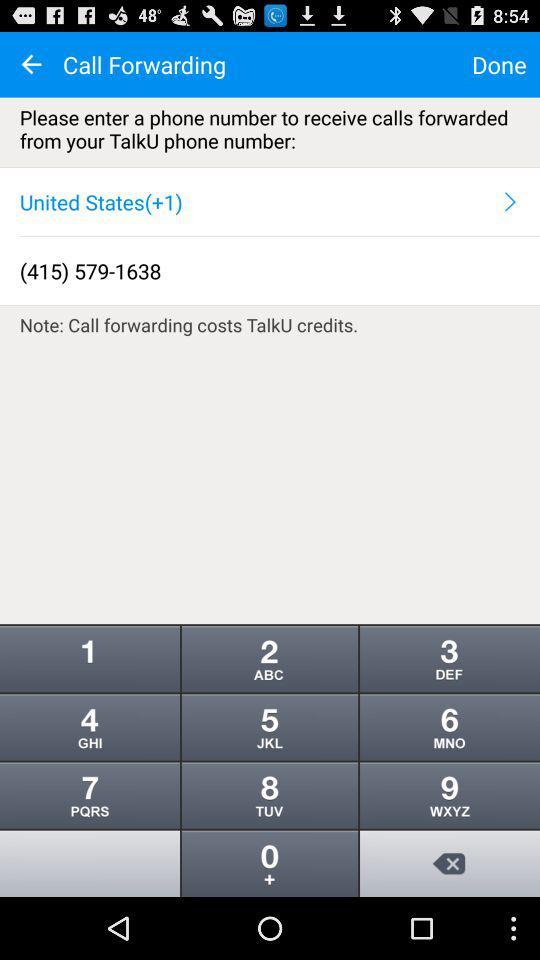  I want to click on the more icon, so click(449, 777).